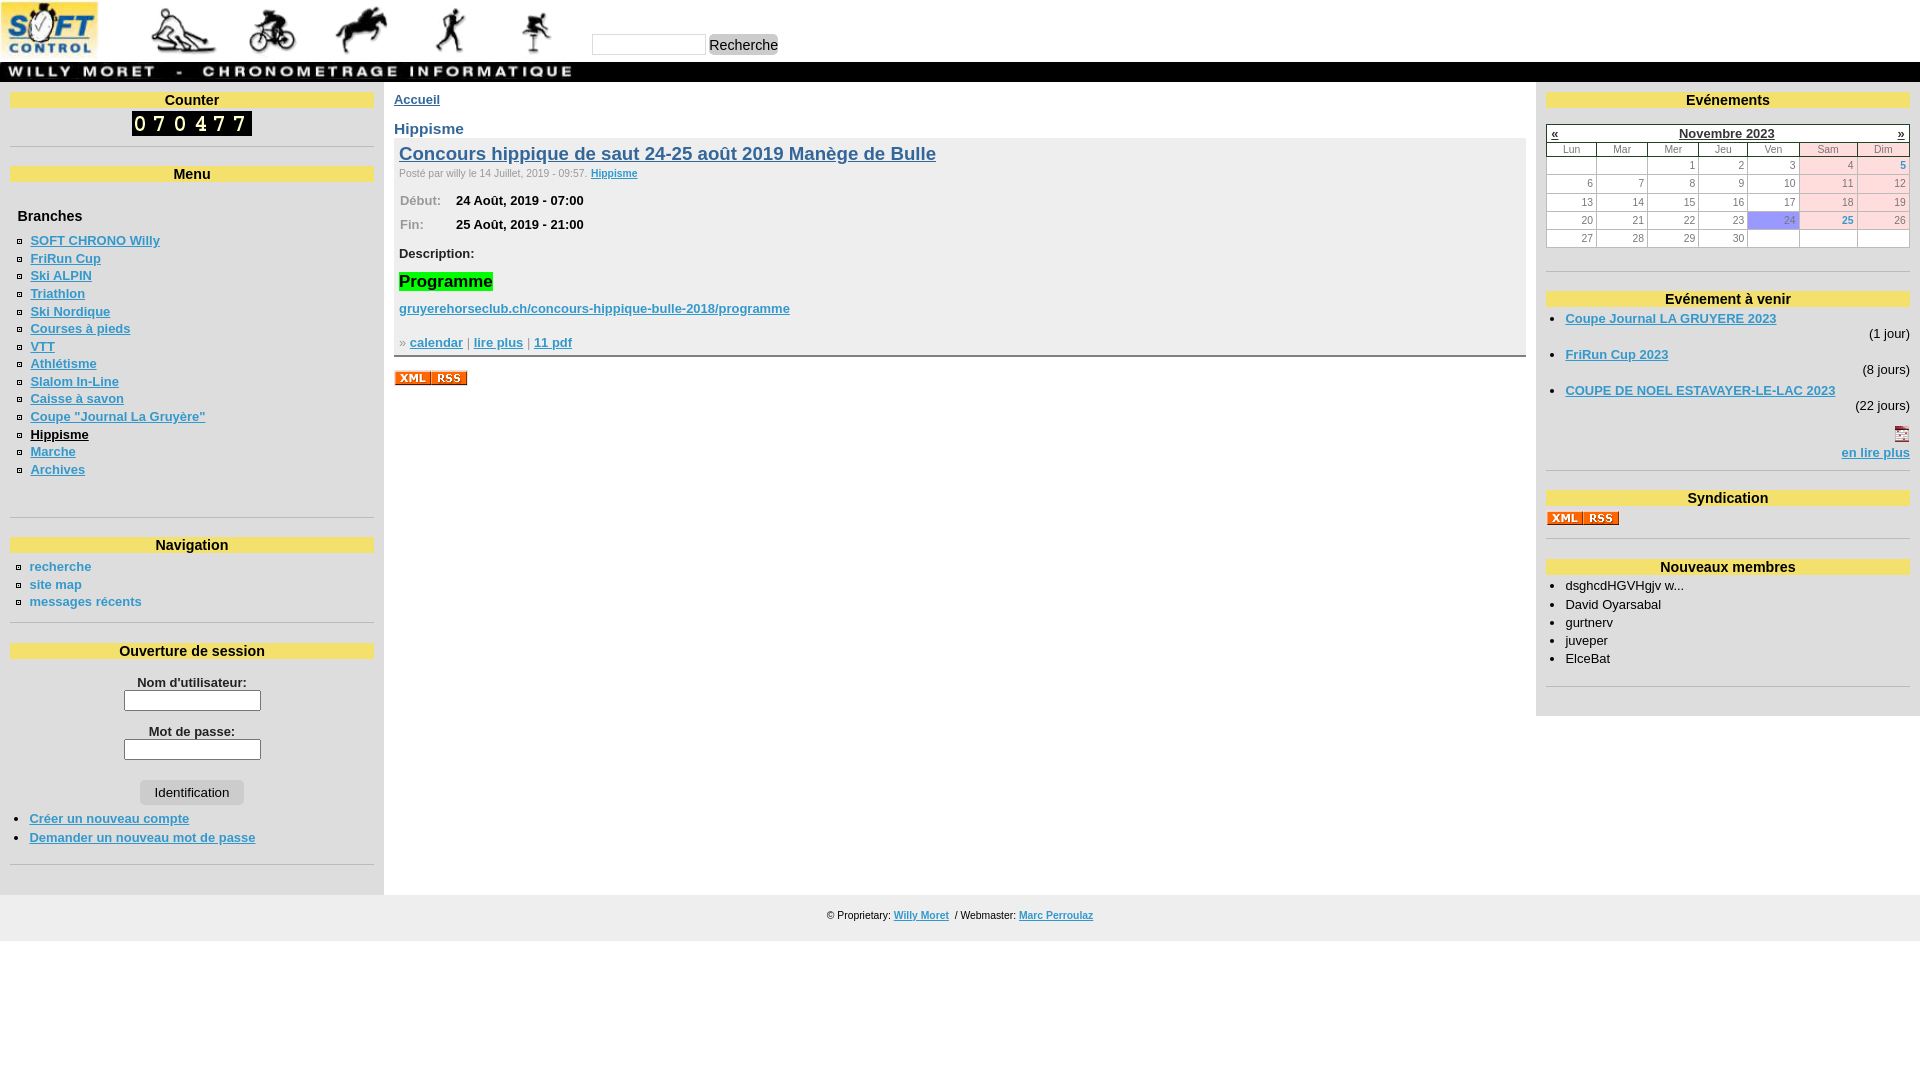 The image size is (1920, 1080). I want to click on 'Coupe Journal LA GRUYERE 2023', so click(1670, 317).